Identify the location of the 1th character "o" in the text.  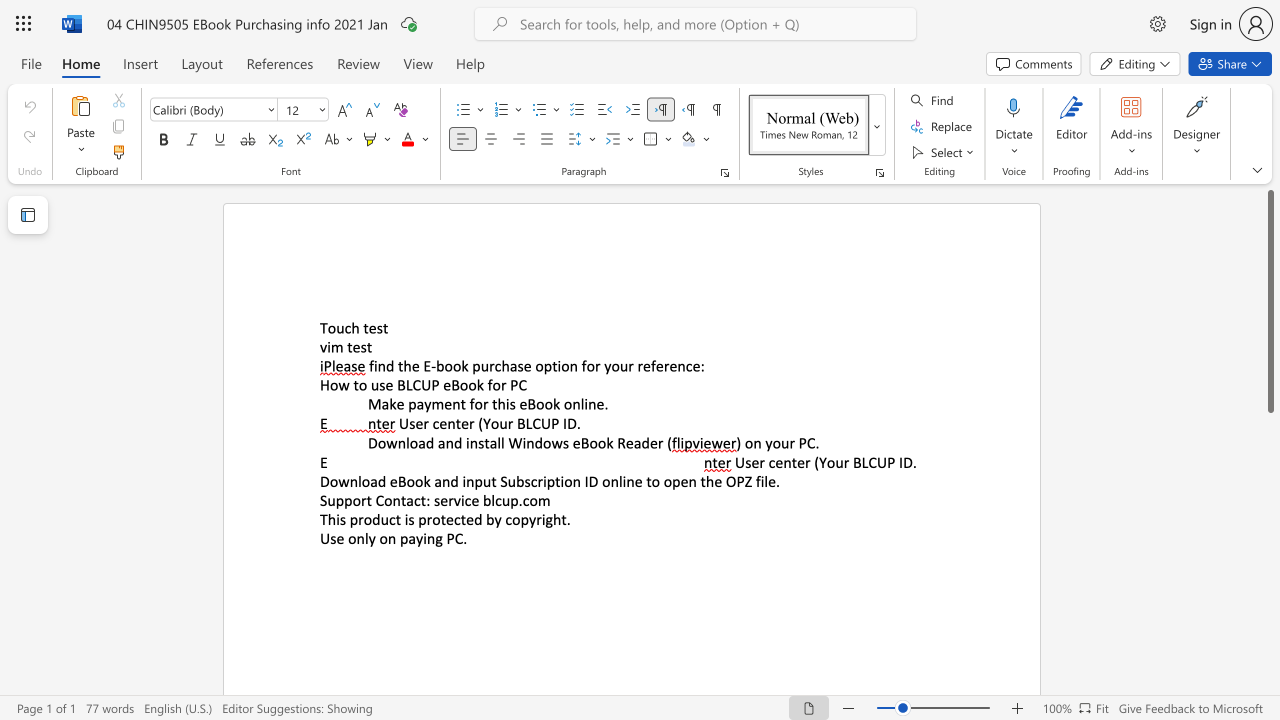
(332, 327).